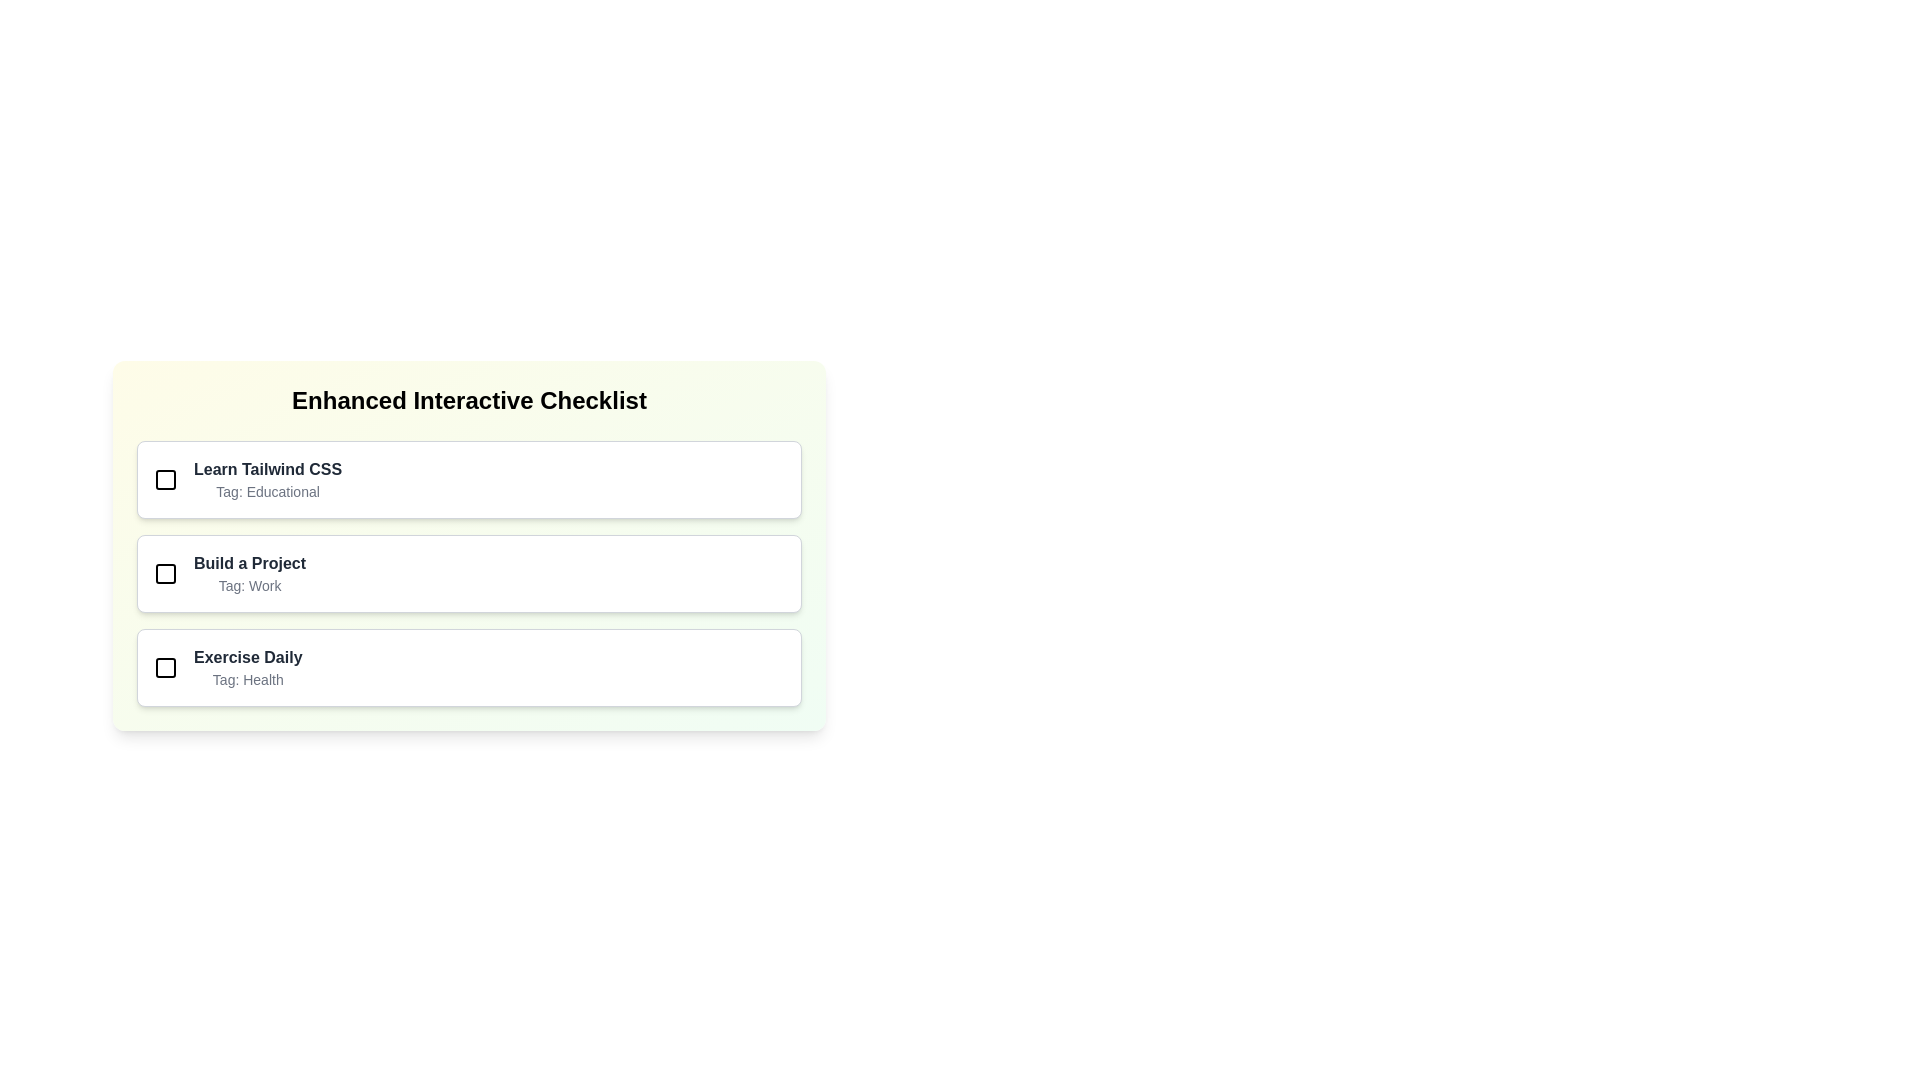 This screenshot has width=1920, height=1080. Describe the element at coordinates (248, 574) in the screenshot. I see `the textual display area that shows the title 'Build a Project' and the tag 'Work', located centrally within the second entry of a vertically stacked list of items` at that location.